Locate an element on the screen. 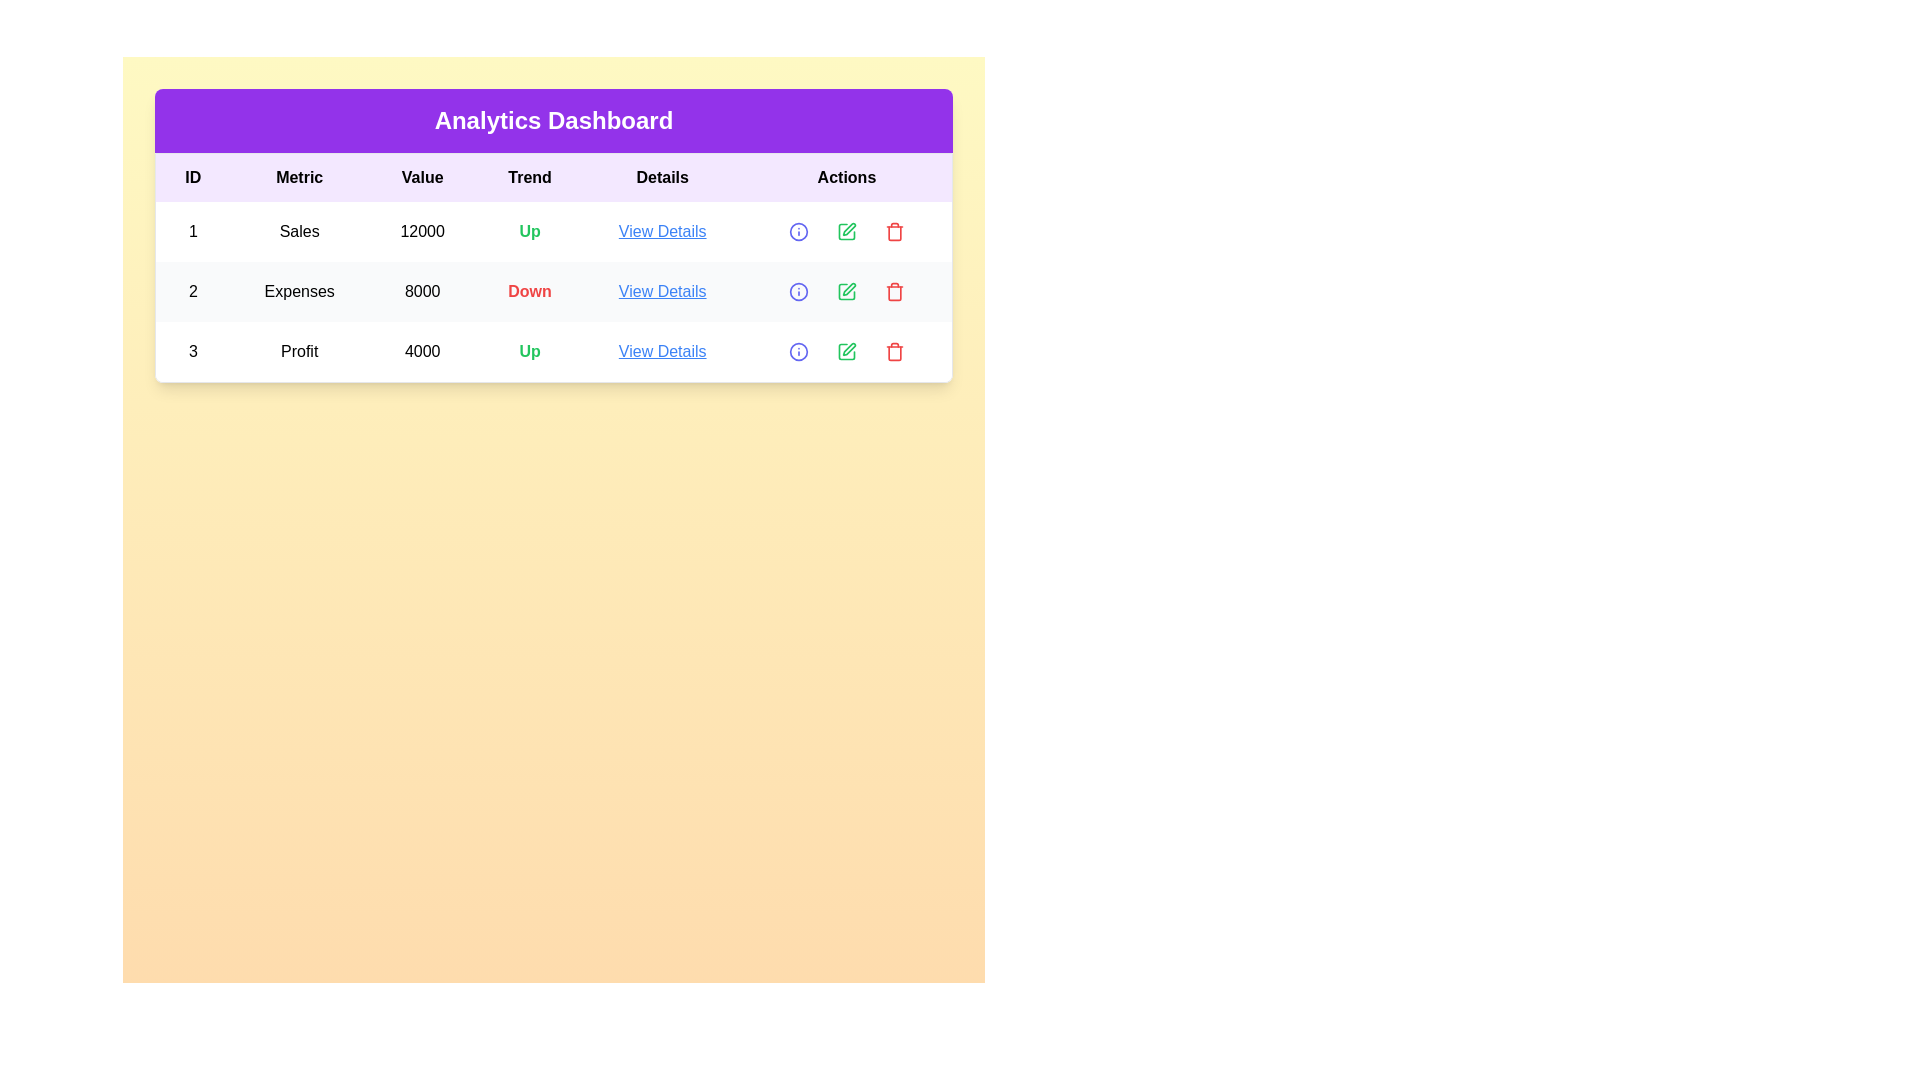  the text label 'Details' displayed prominently in bold black text within the header row of a table, located in the fifth column between 'Trend' and 'Actions' is located at coordinates (662, 176).